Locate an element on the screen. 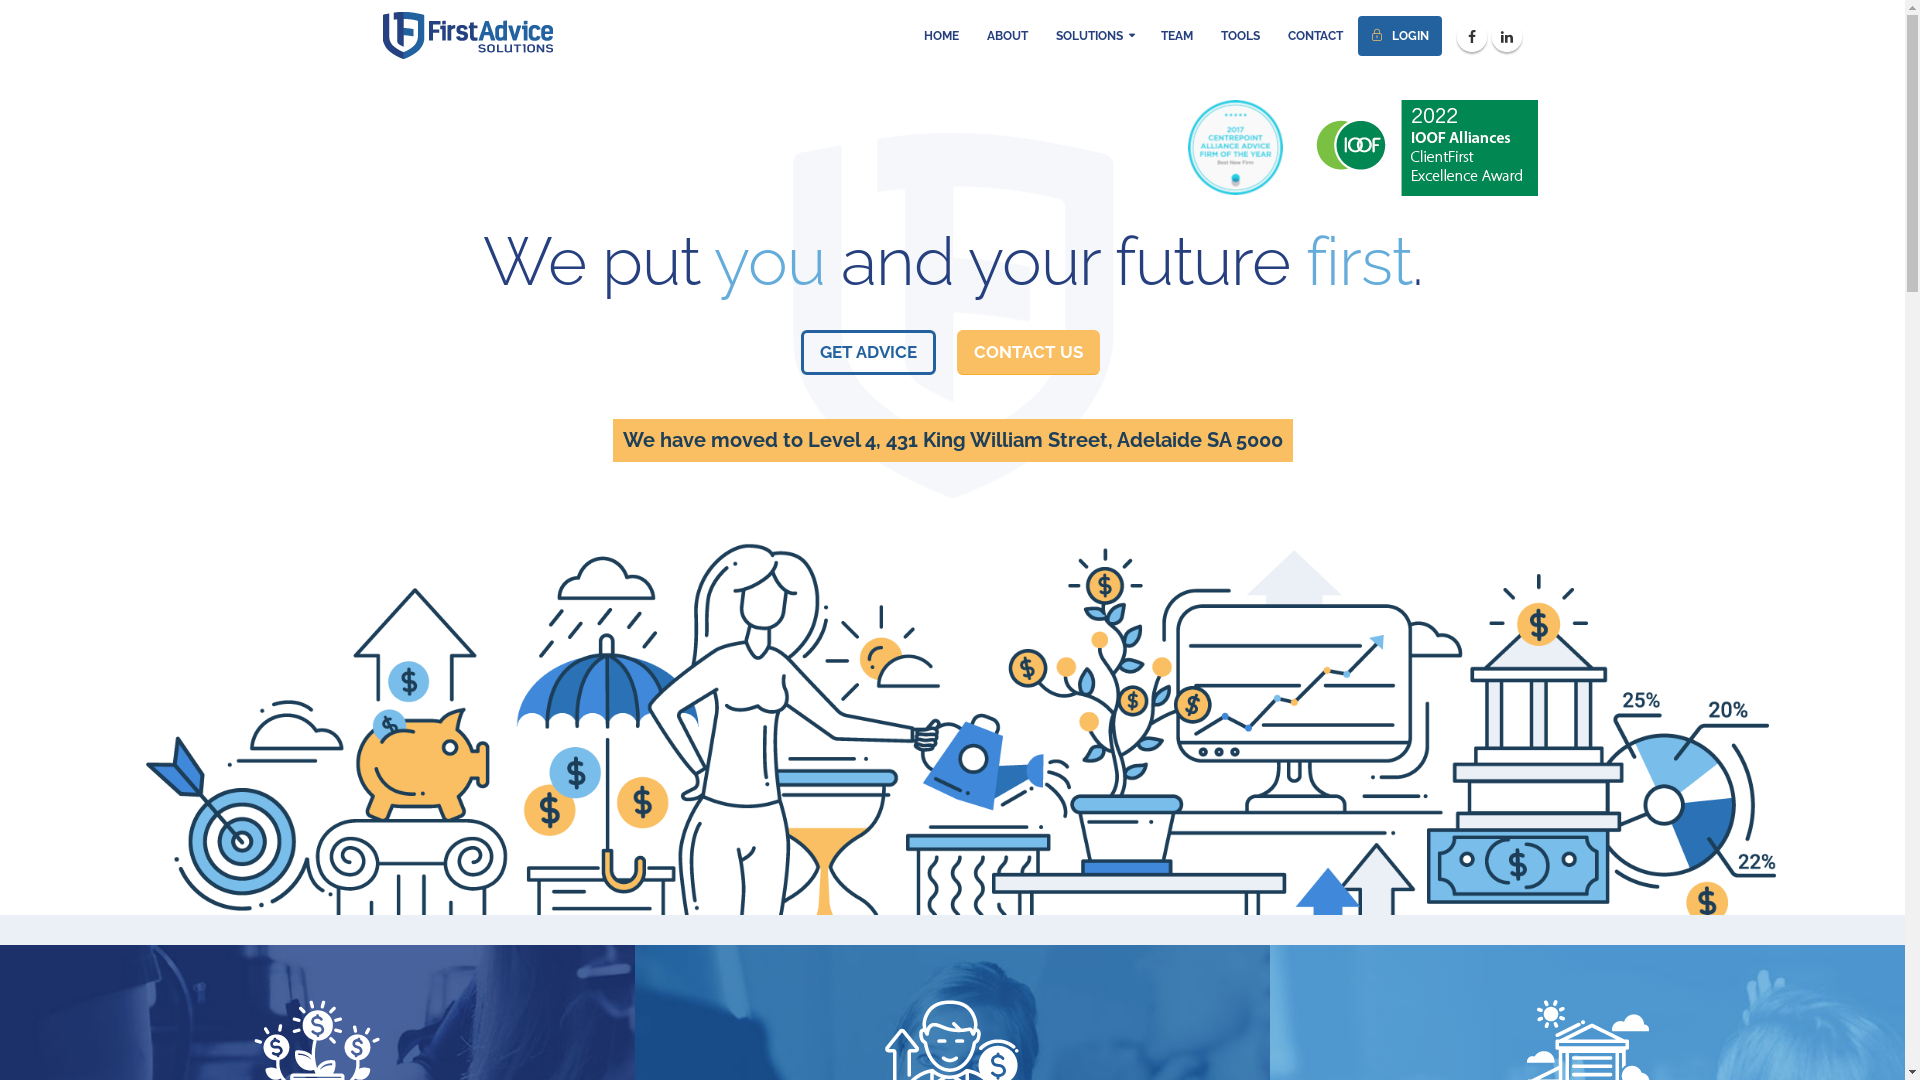 Image resolution: width=1920 pixels, height=1080 pixels. 'Facebook' is located at coordinates (1455, 37).